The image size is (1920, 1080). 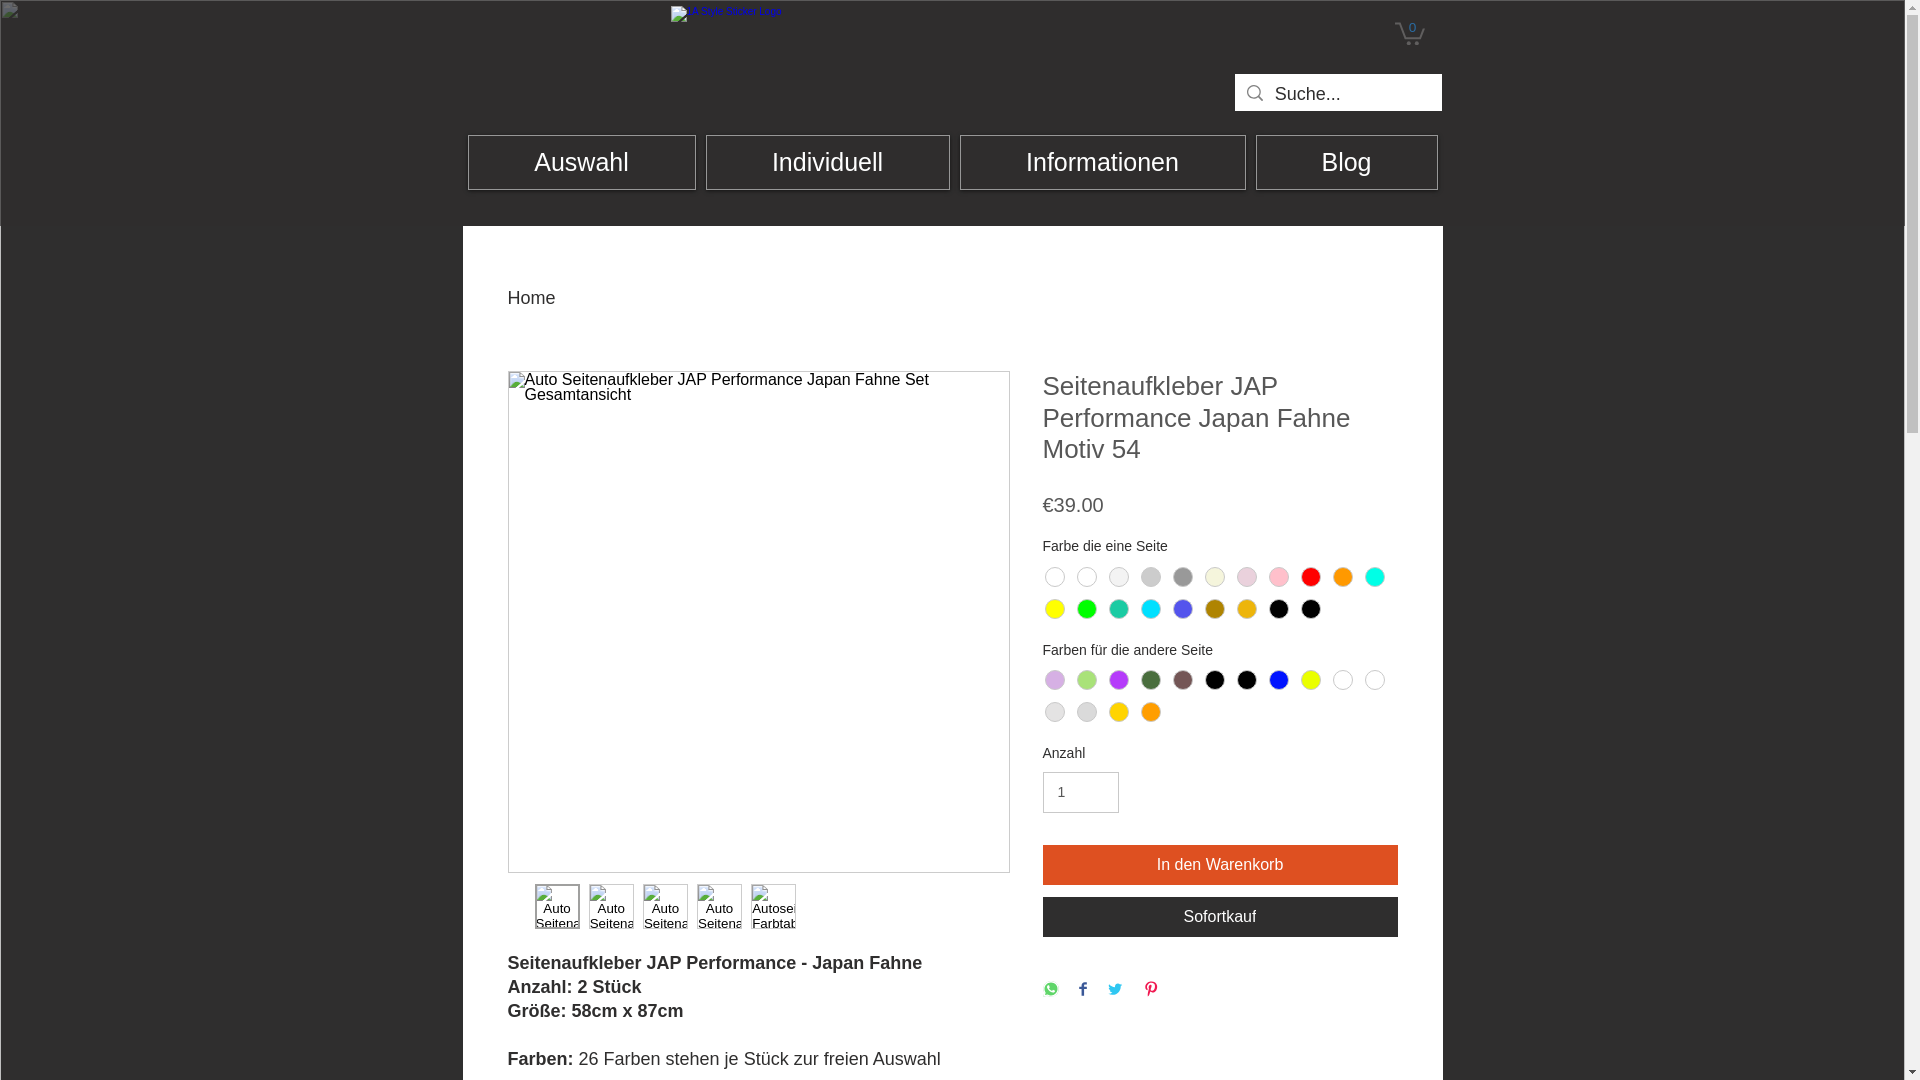 I want to click on 'Home', so click(x=532, y=297).